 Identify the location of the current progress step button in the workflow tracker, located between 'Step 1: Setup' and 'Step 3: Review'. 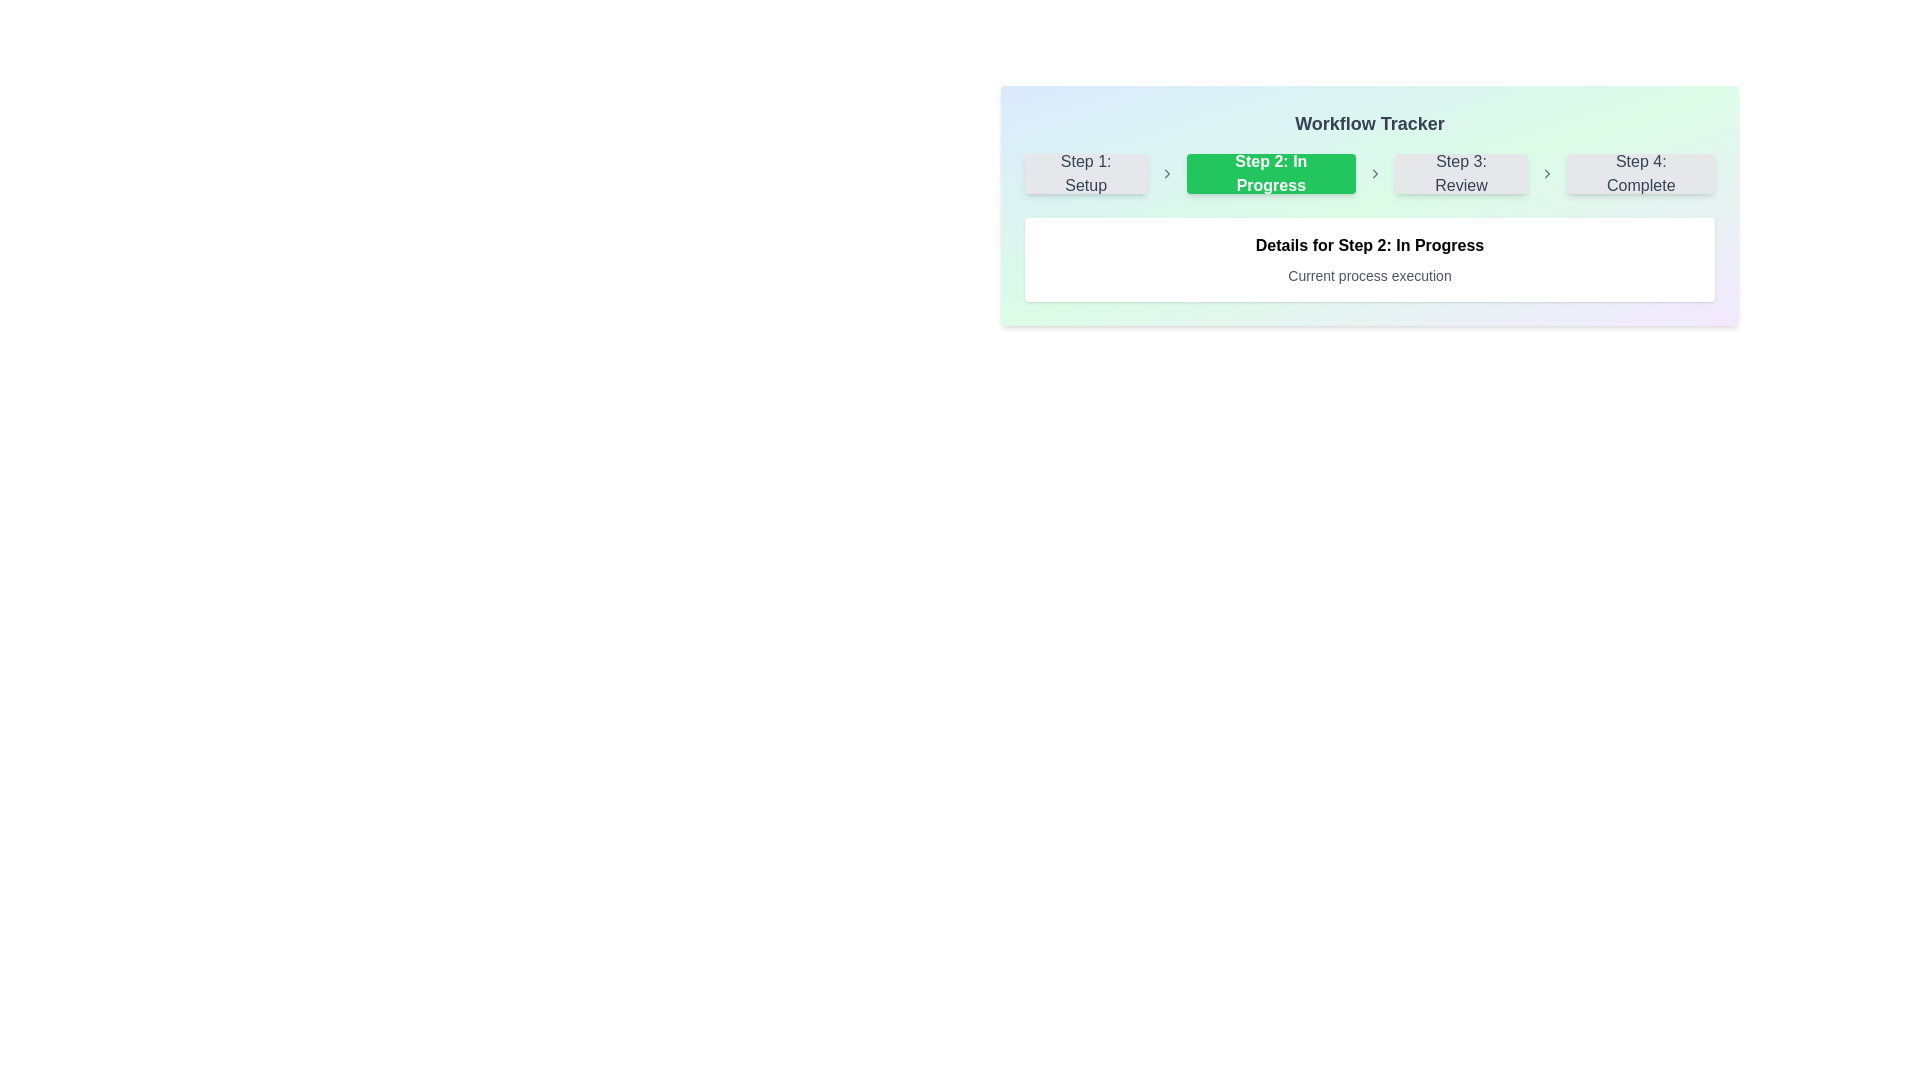
(1270, 172).